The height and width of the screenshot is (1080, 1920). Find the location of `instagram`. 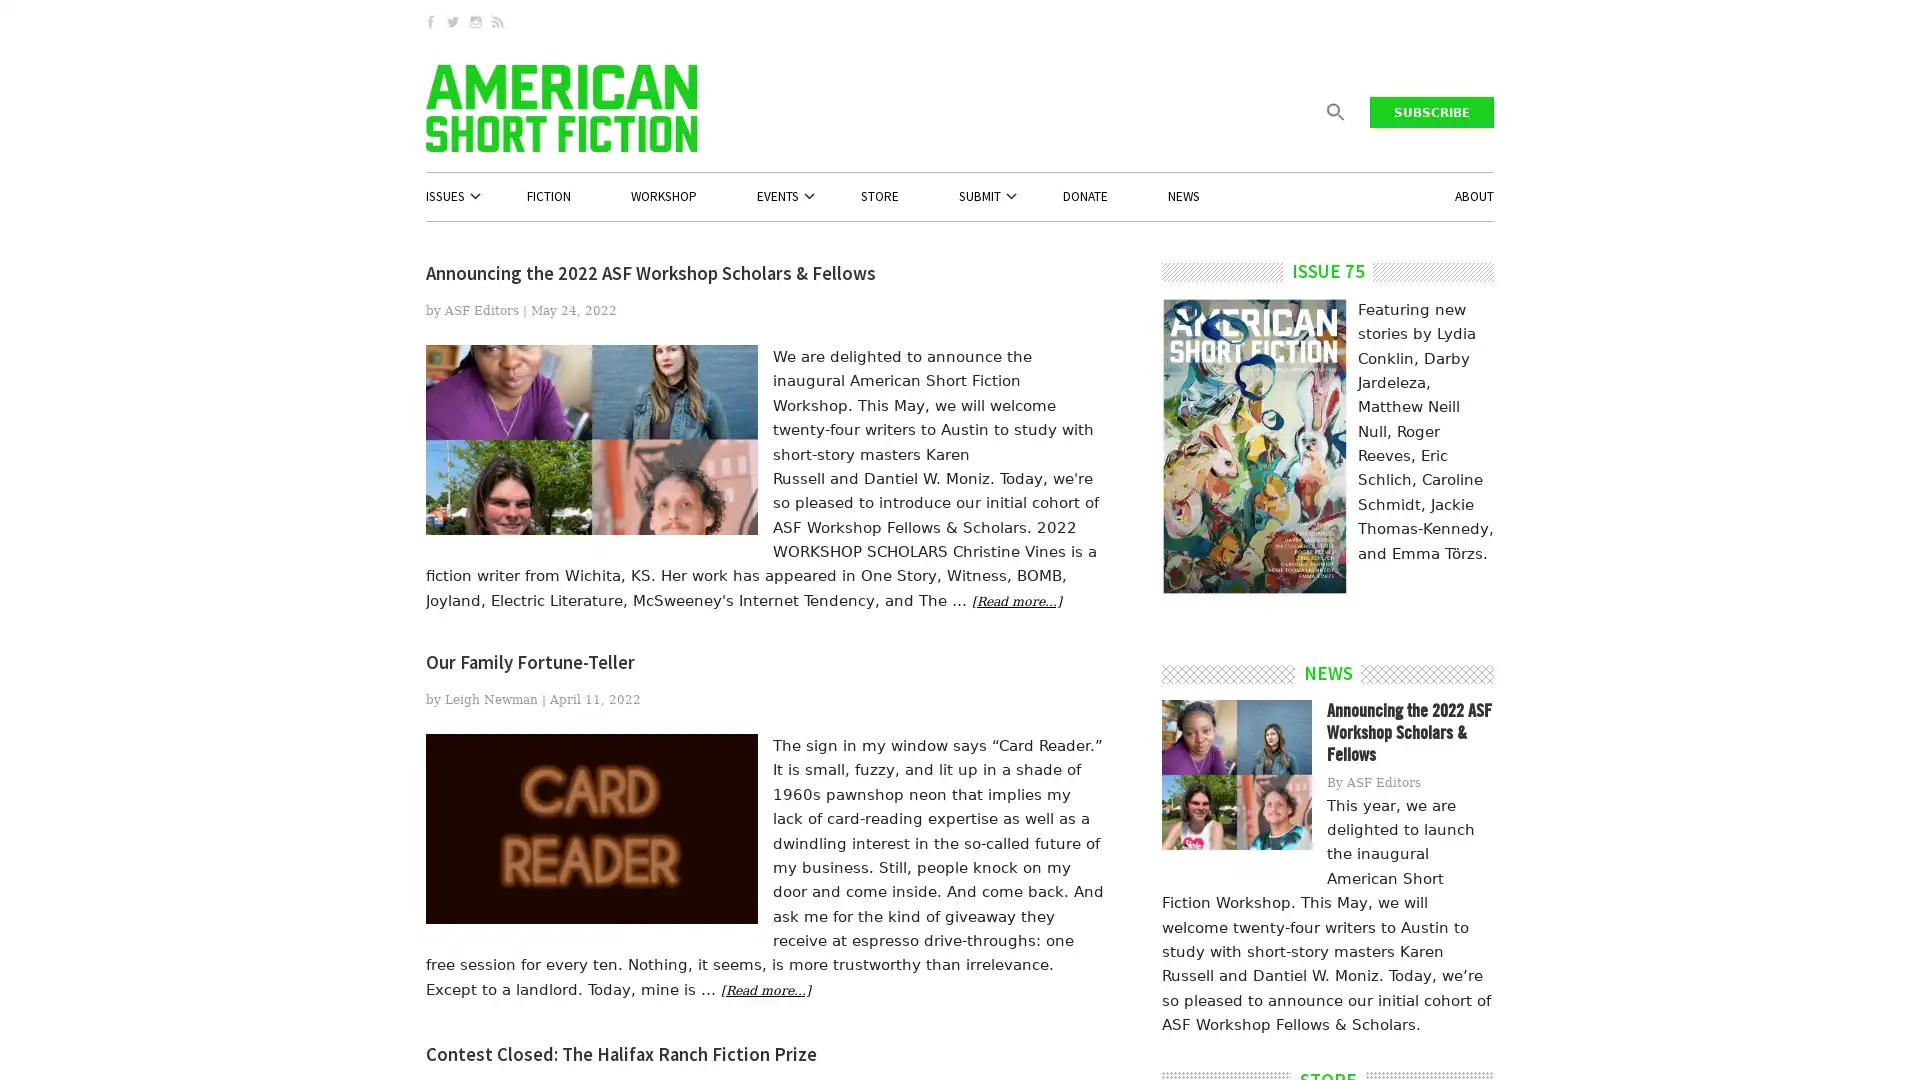

instagram is located at coordinates (477, 22).